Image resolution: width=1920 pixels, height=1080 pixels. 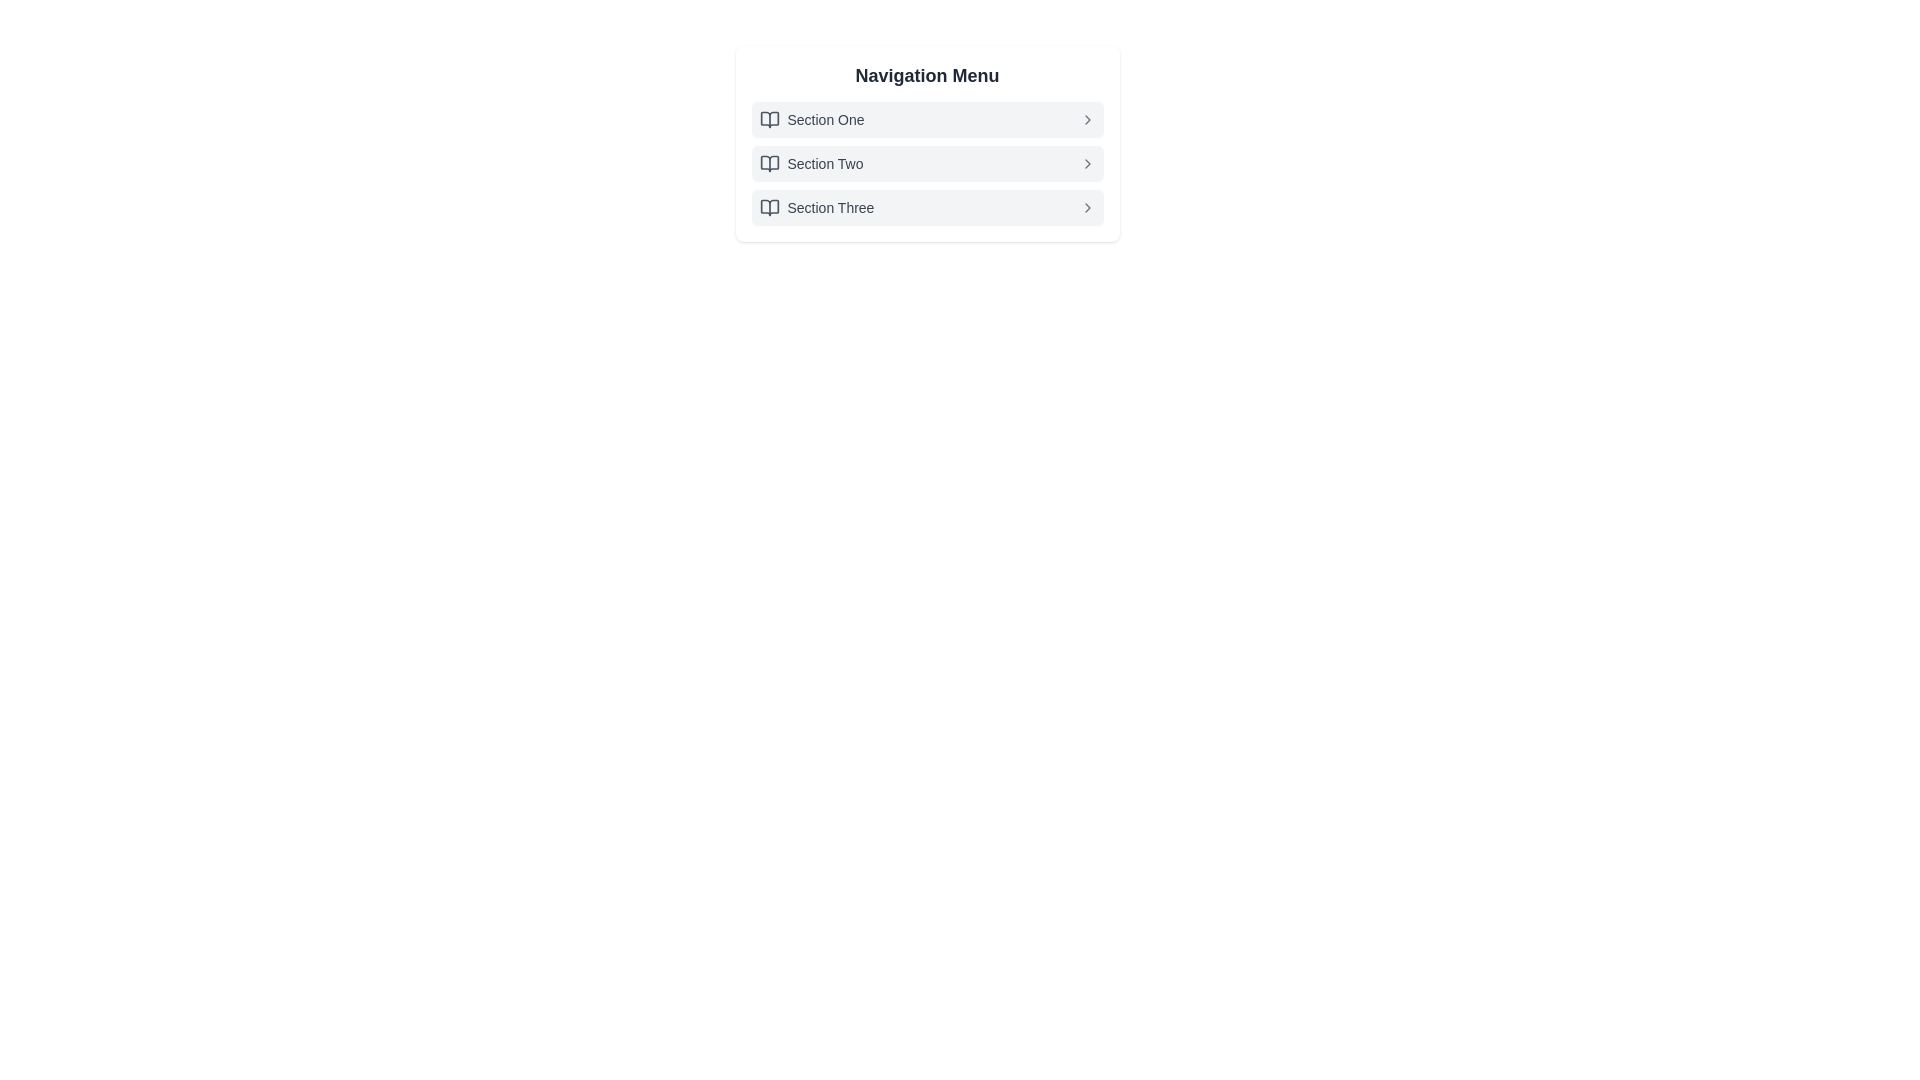 I want to click on the small square icon resembling an open book located on the left side of the text label 'Section One' in the navigation menu, so click(x=768, y=119).